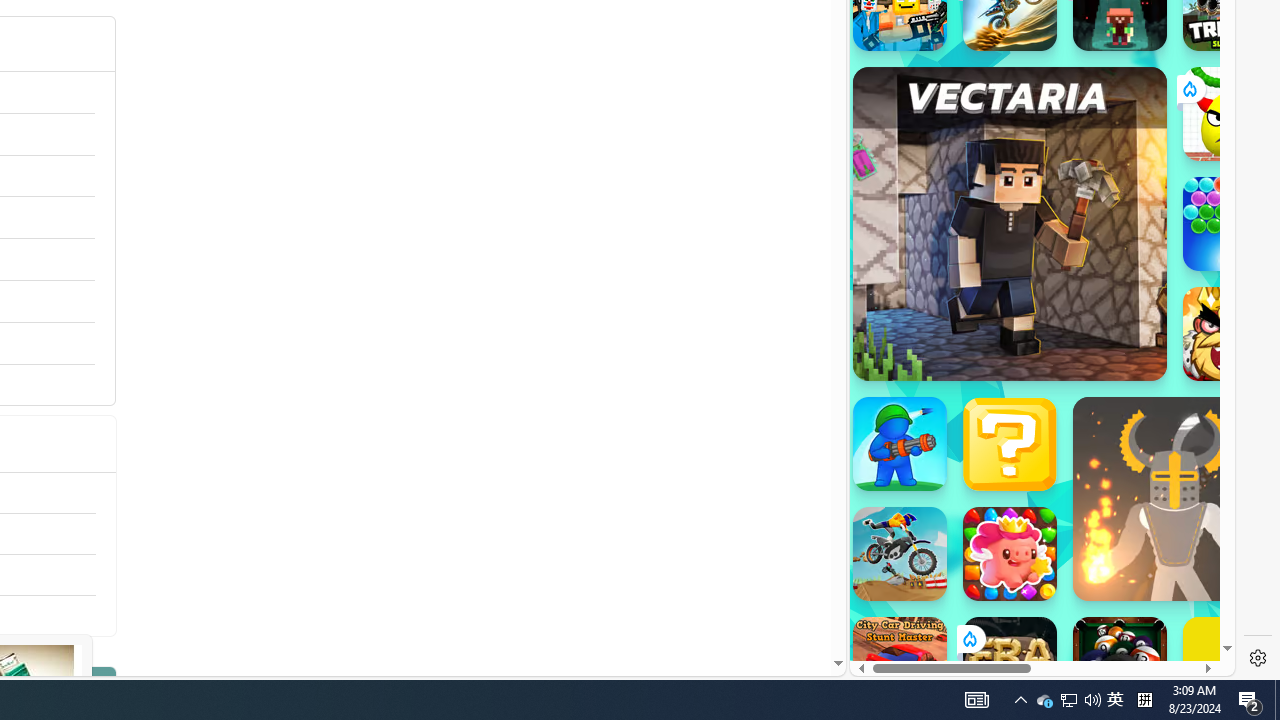 The height and width of the screenshot is (720, 1280). I want to click on 'War Master War Master', so click(898, 442).